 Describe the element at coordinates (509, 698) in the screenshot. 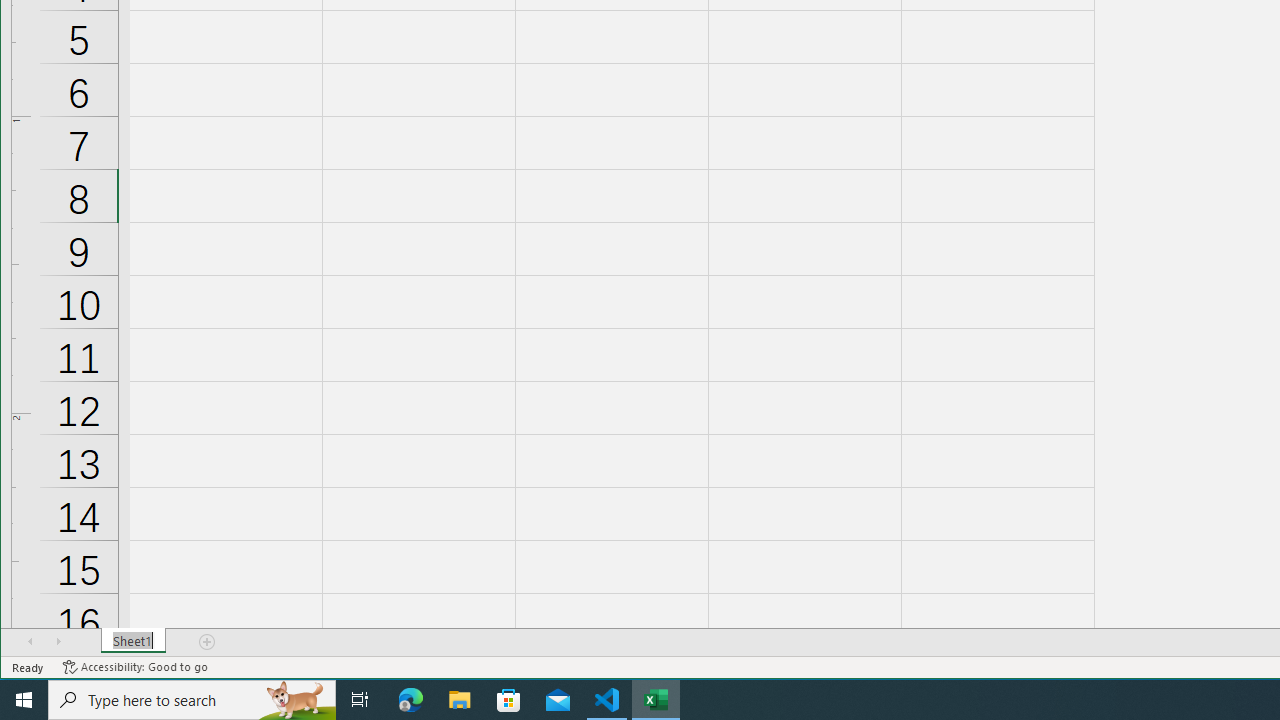

I see `'Microsoft Store'` at that location.